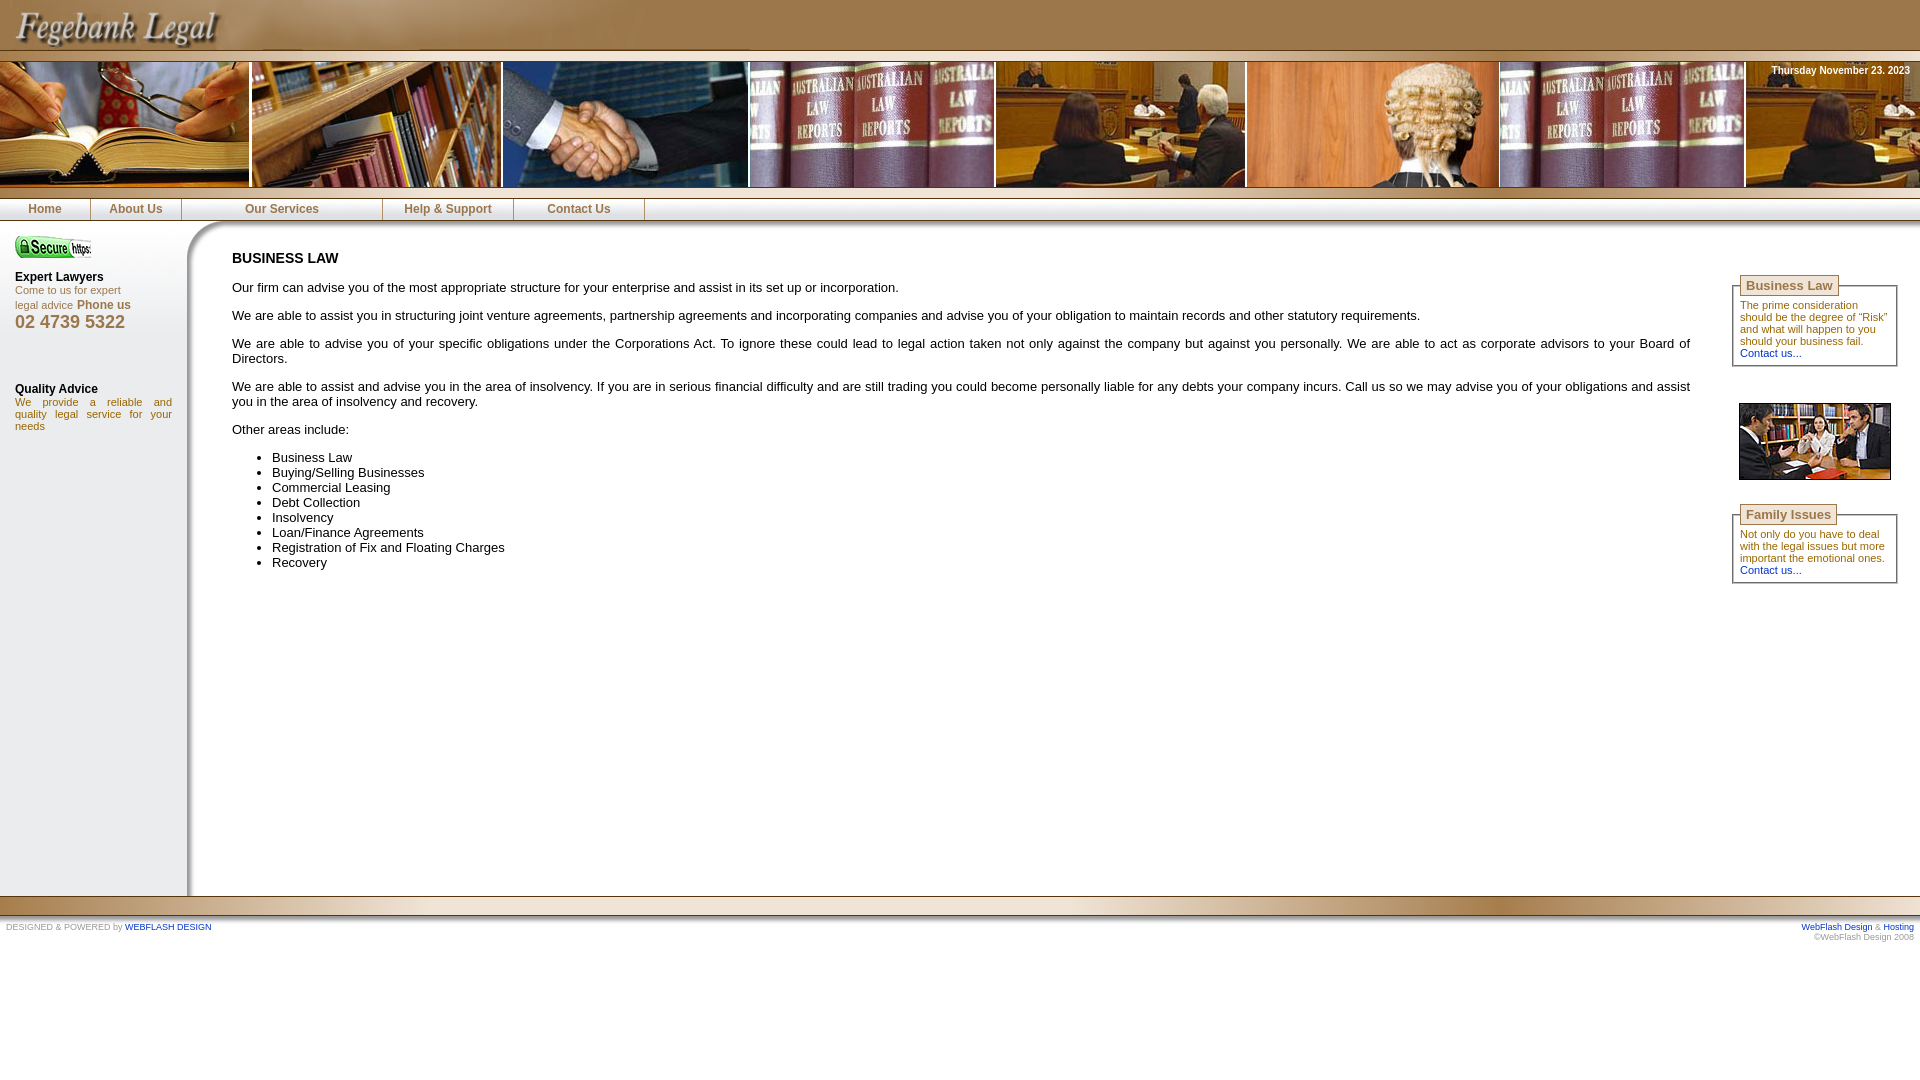 This screenshot has height=1080, width=1920. Describe the element at coordinates (168, 926) in the screenshot. I see `'WEBFLASH DESIGN'` at that location.